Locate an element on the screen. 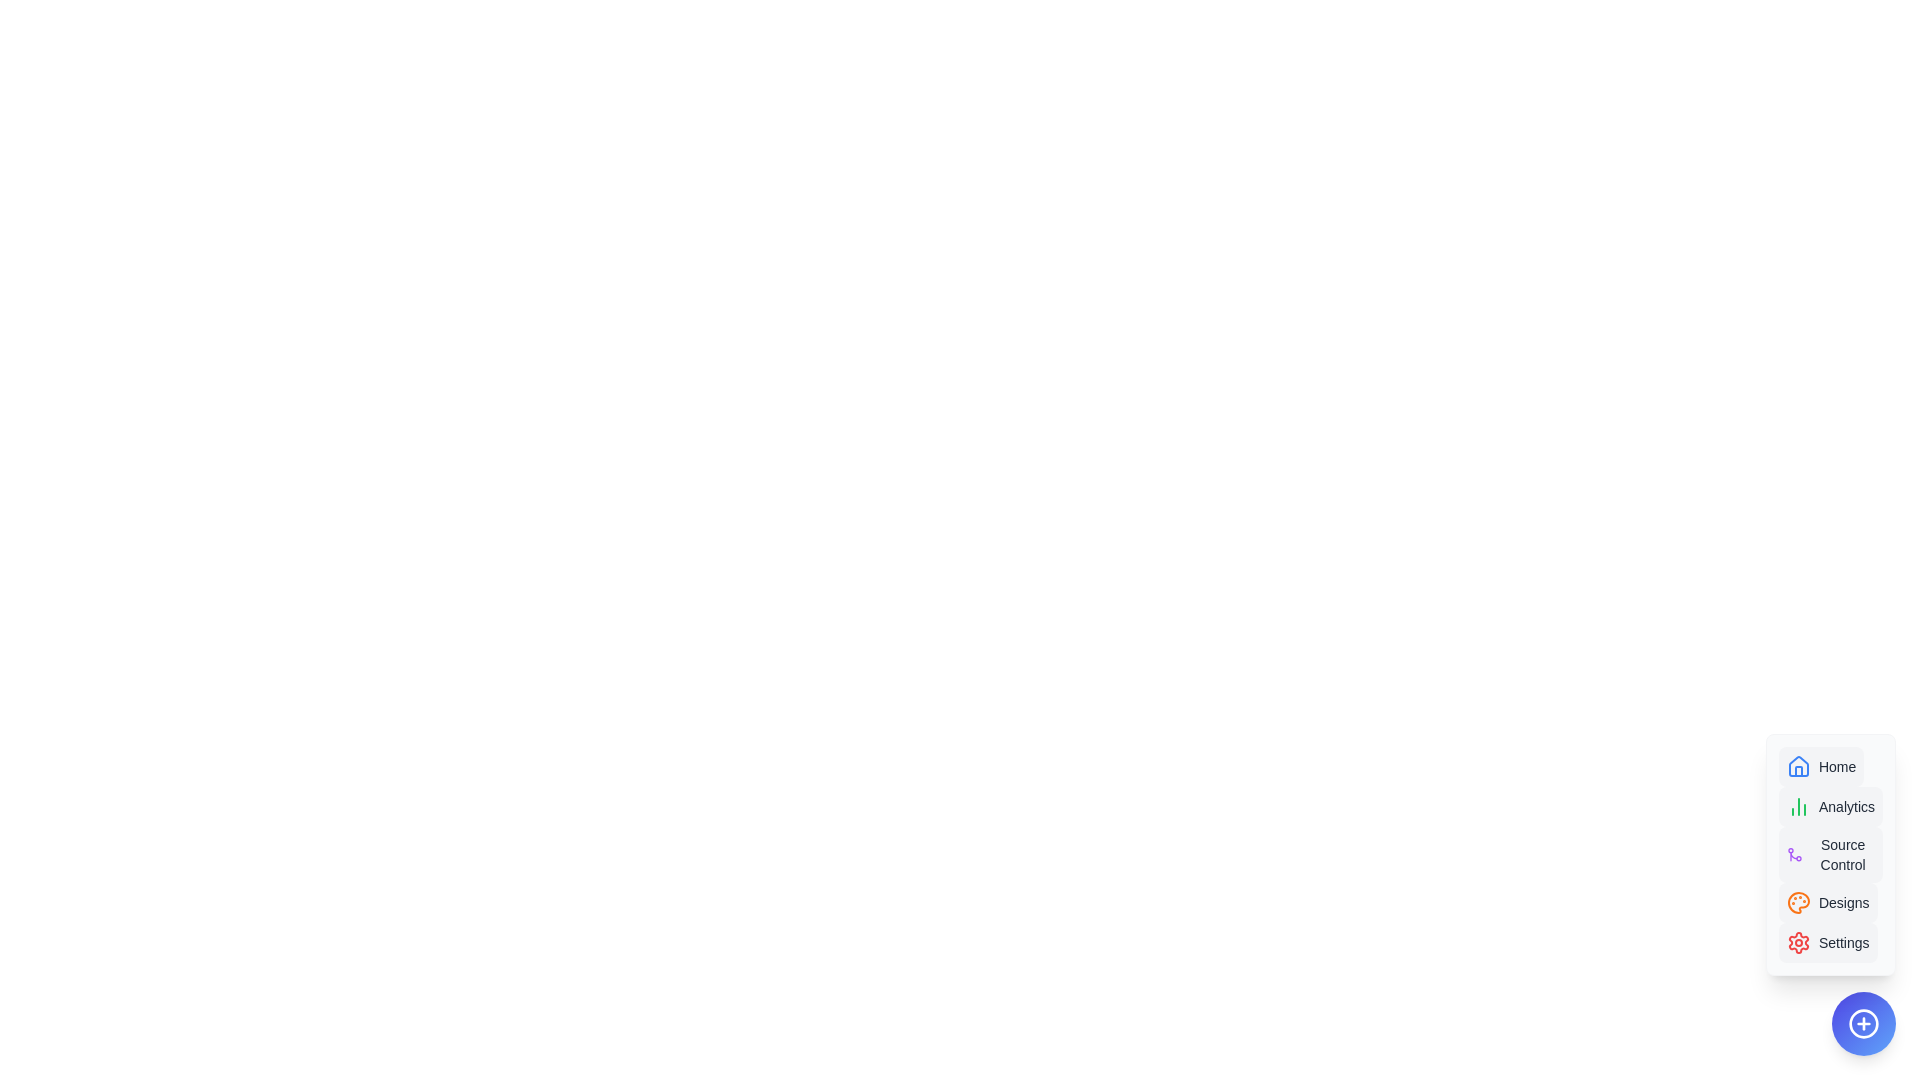 Image resolution: width=1920 pixels, height=1080 pixels. the option Home from the speed dial menu is located at coordinates (1821, 766).